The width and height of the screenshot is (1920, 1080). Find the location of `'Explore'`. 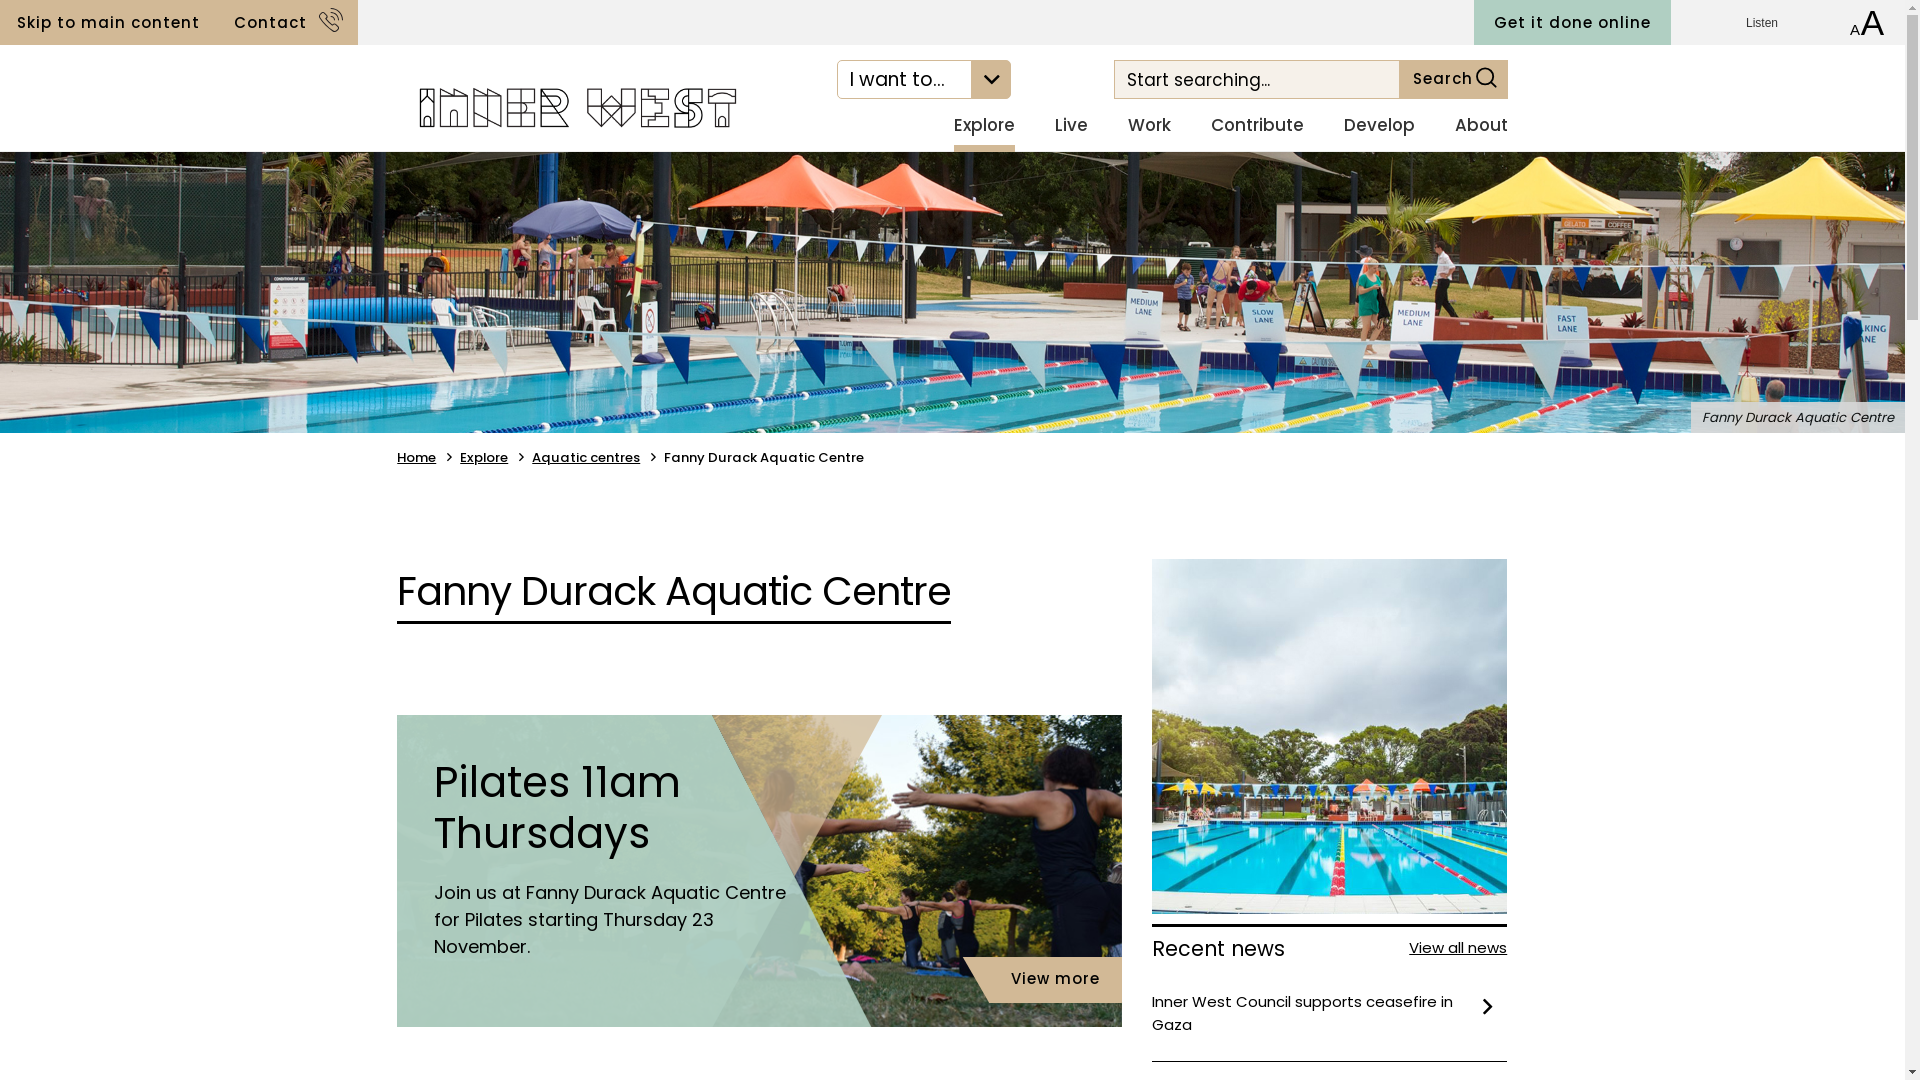

'Explore' is located at coordinates (459, 458).